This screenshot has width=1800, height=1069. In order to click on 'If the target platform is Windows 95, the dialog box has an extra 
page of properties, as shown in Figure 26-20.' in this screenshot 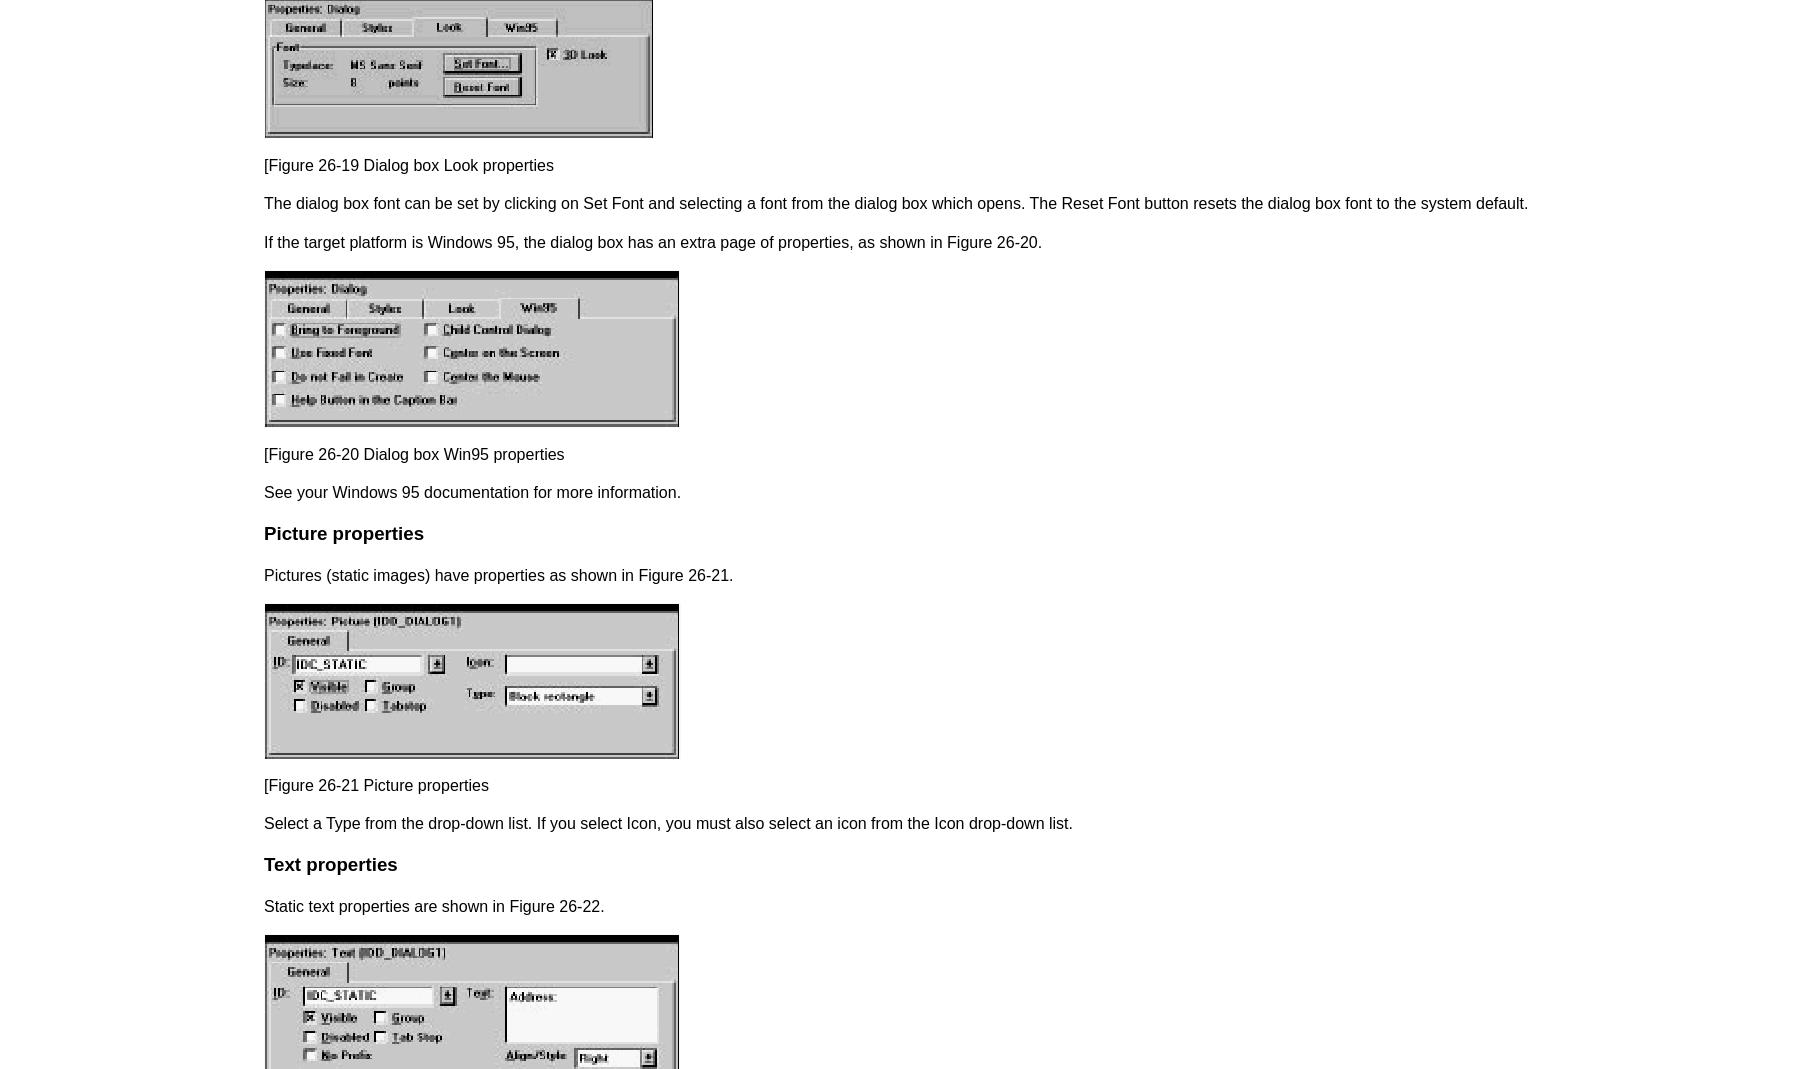, I will do `click(653, 240)`.